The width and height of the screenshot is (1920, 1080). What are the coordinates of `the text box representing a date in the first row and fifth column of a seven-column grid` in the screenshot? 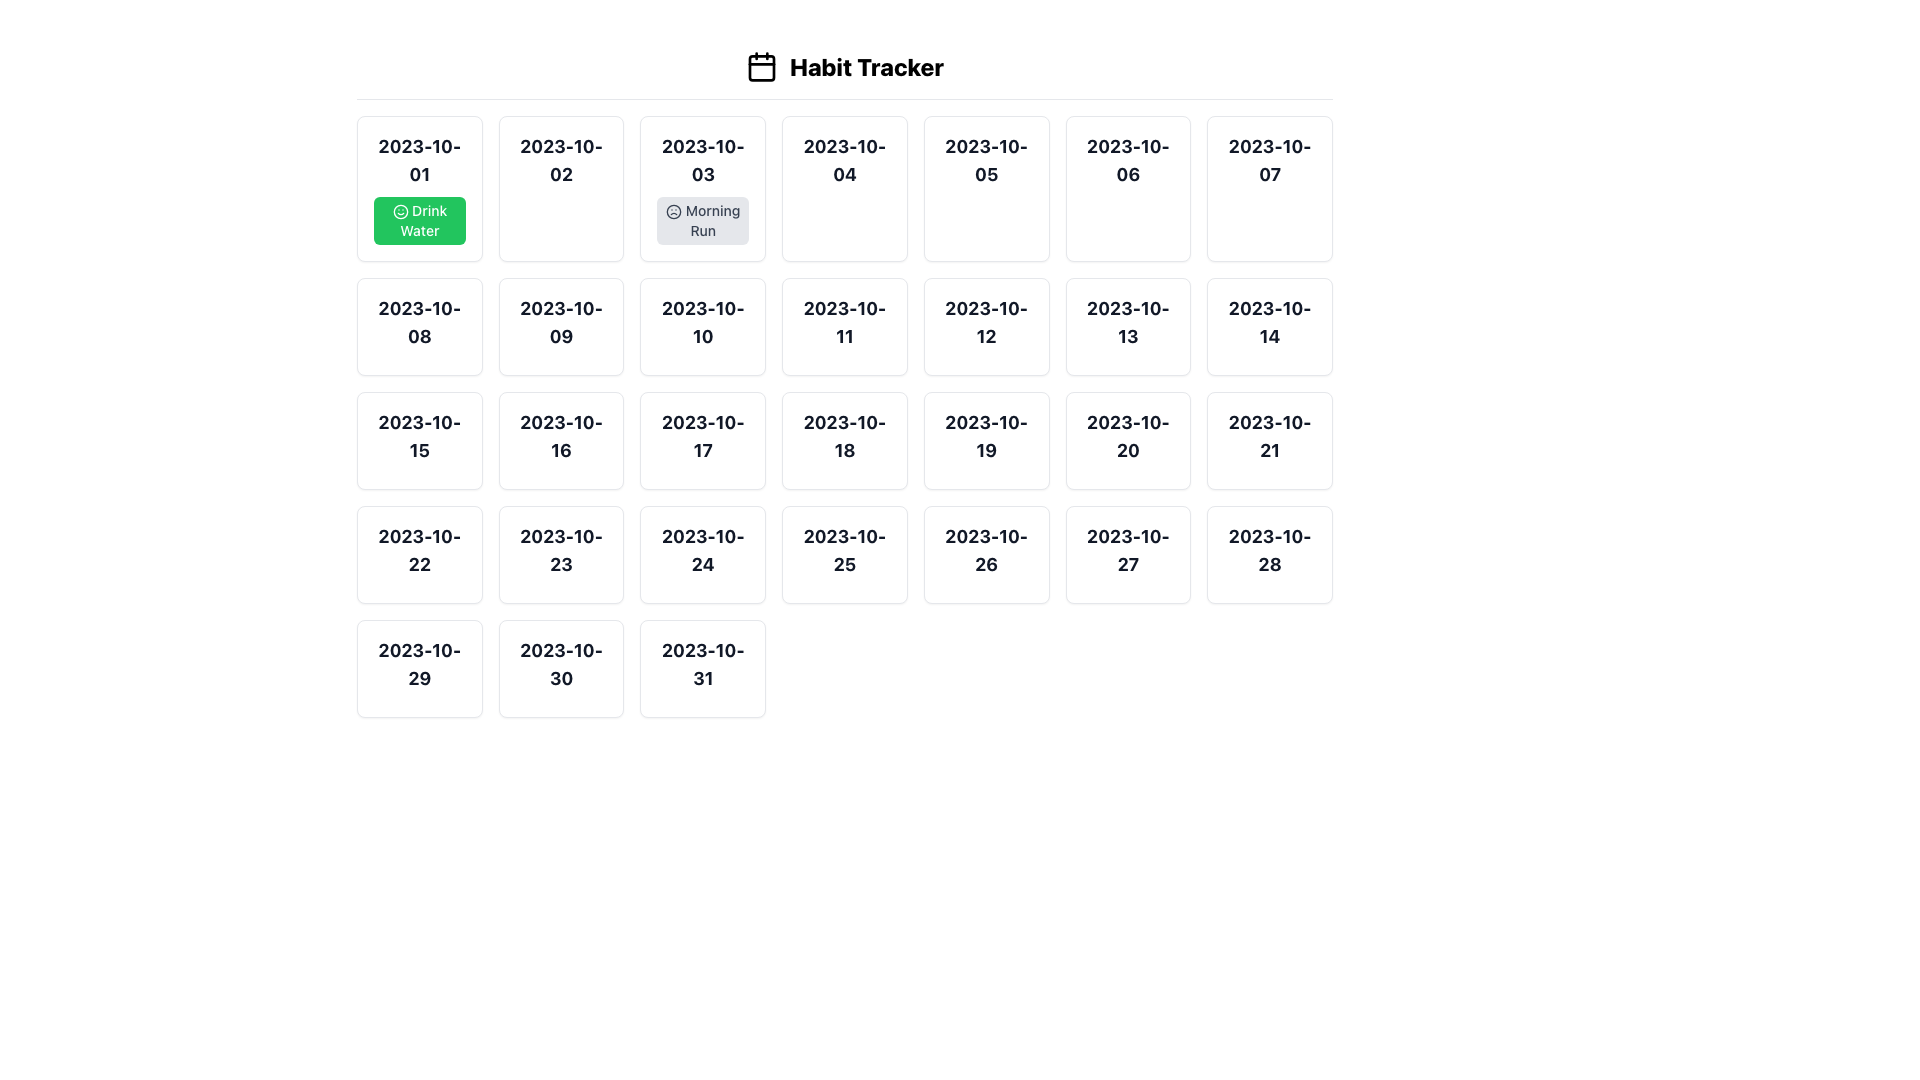 It's located at (986, 189).